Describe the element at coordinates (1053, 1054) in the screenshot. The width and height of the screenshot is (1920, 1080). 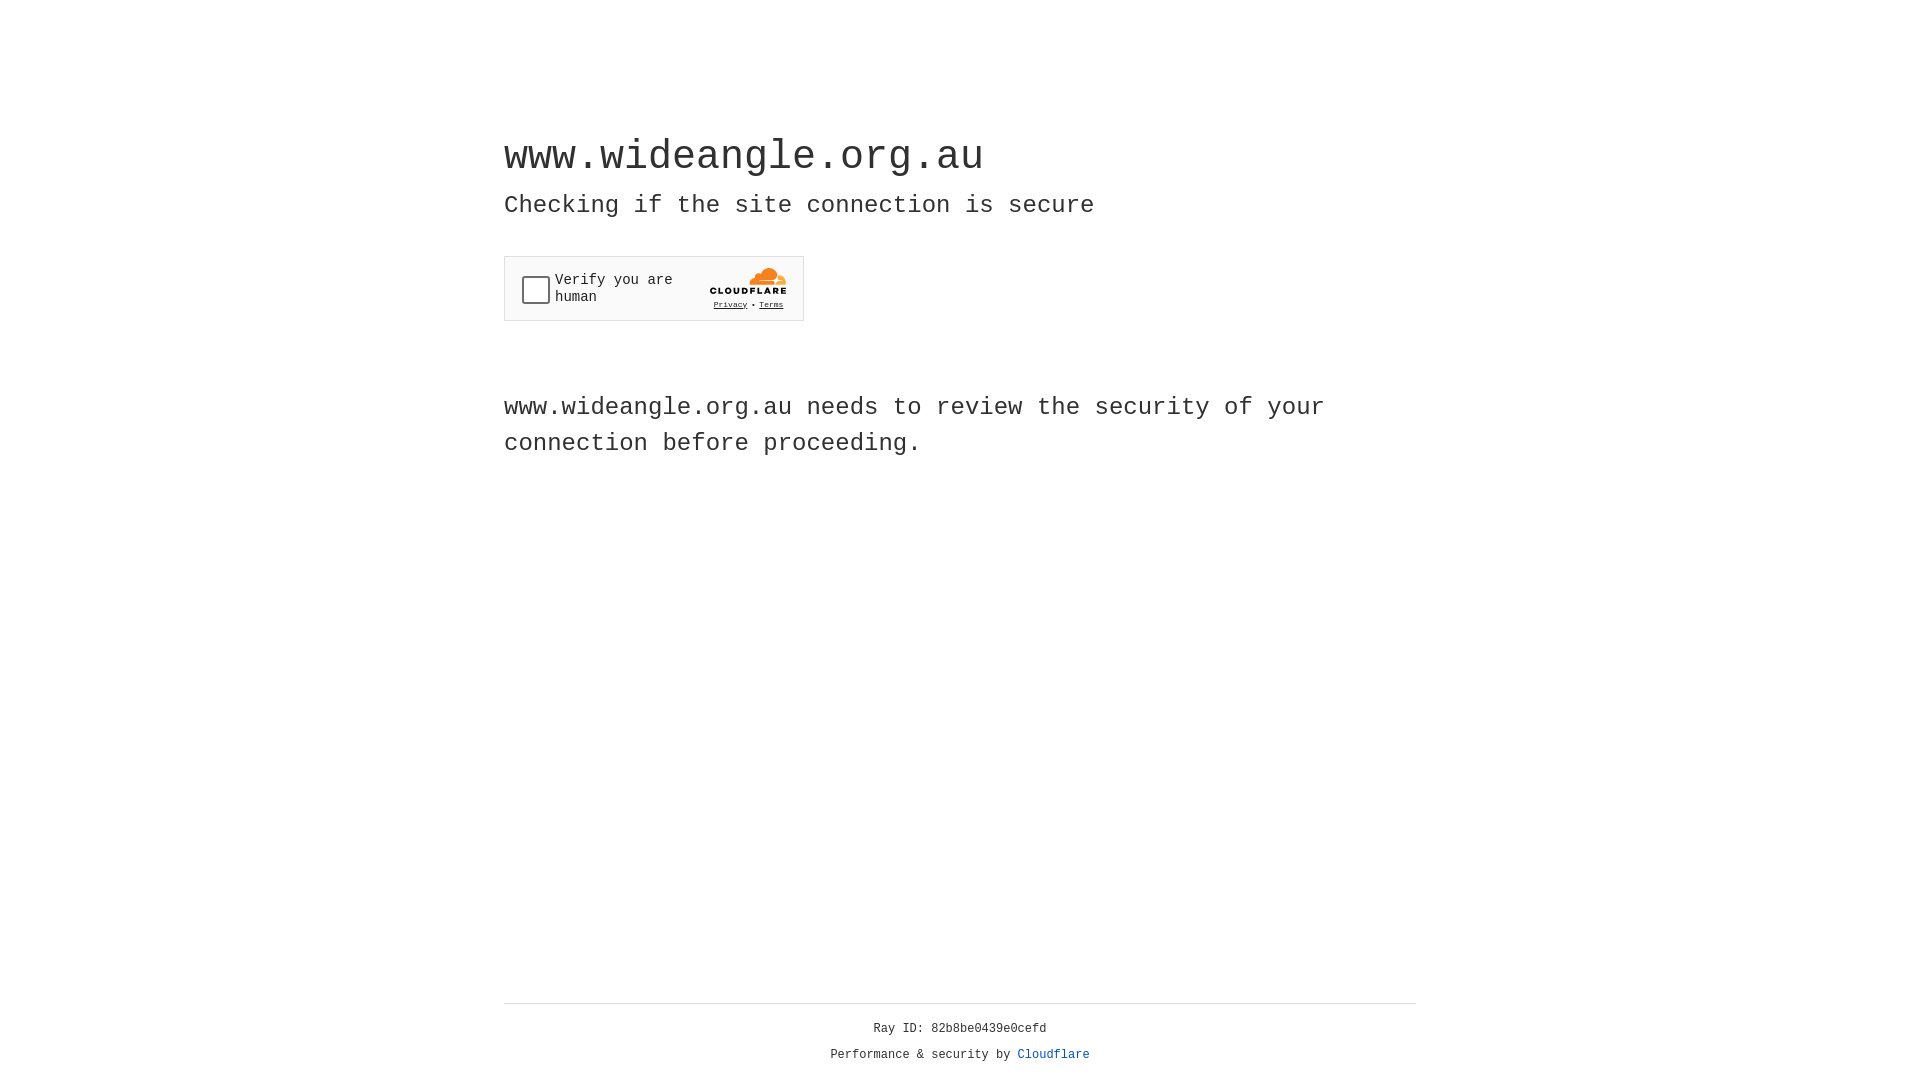
I see `'Cloudflare'` at that location.